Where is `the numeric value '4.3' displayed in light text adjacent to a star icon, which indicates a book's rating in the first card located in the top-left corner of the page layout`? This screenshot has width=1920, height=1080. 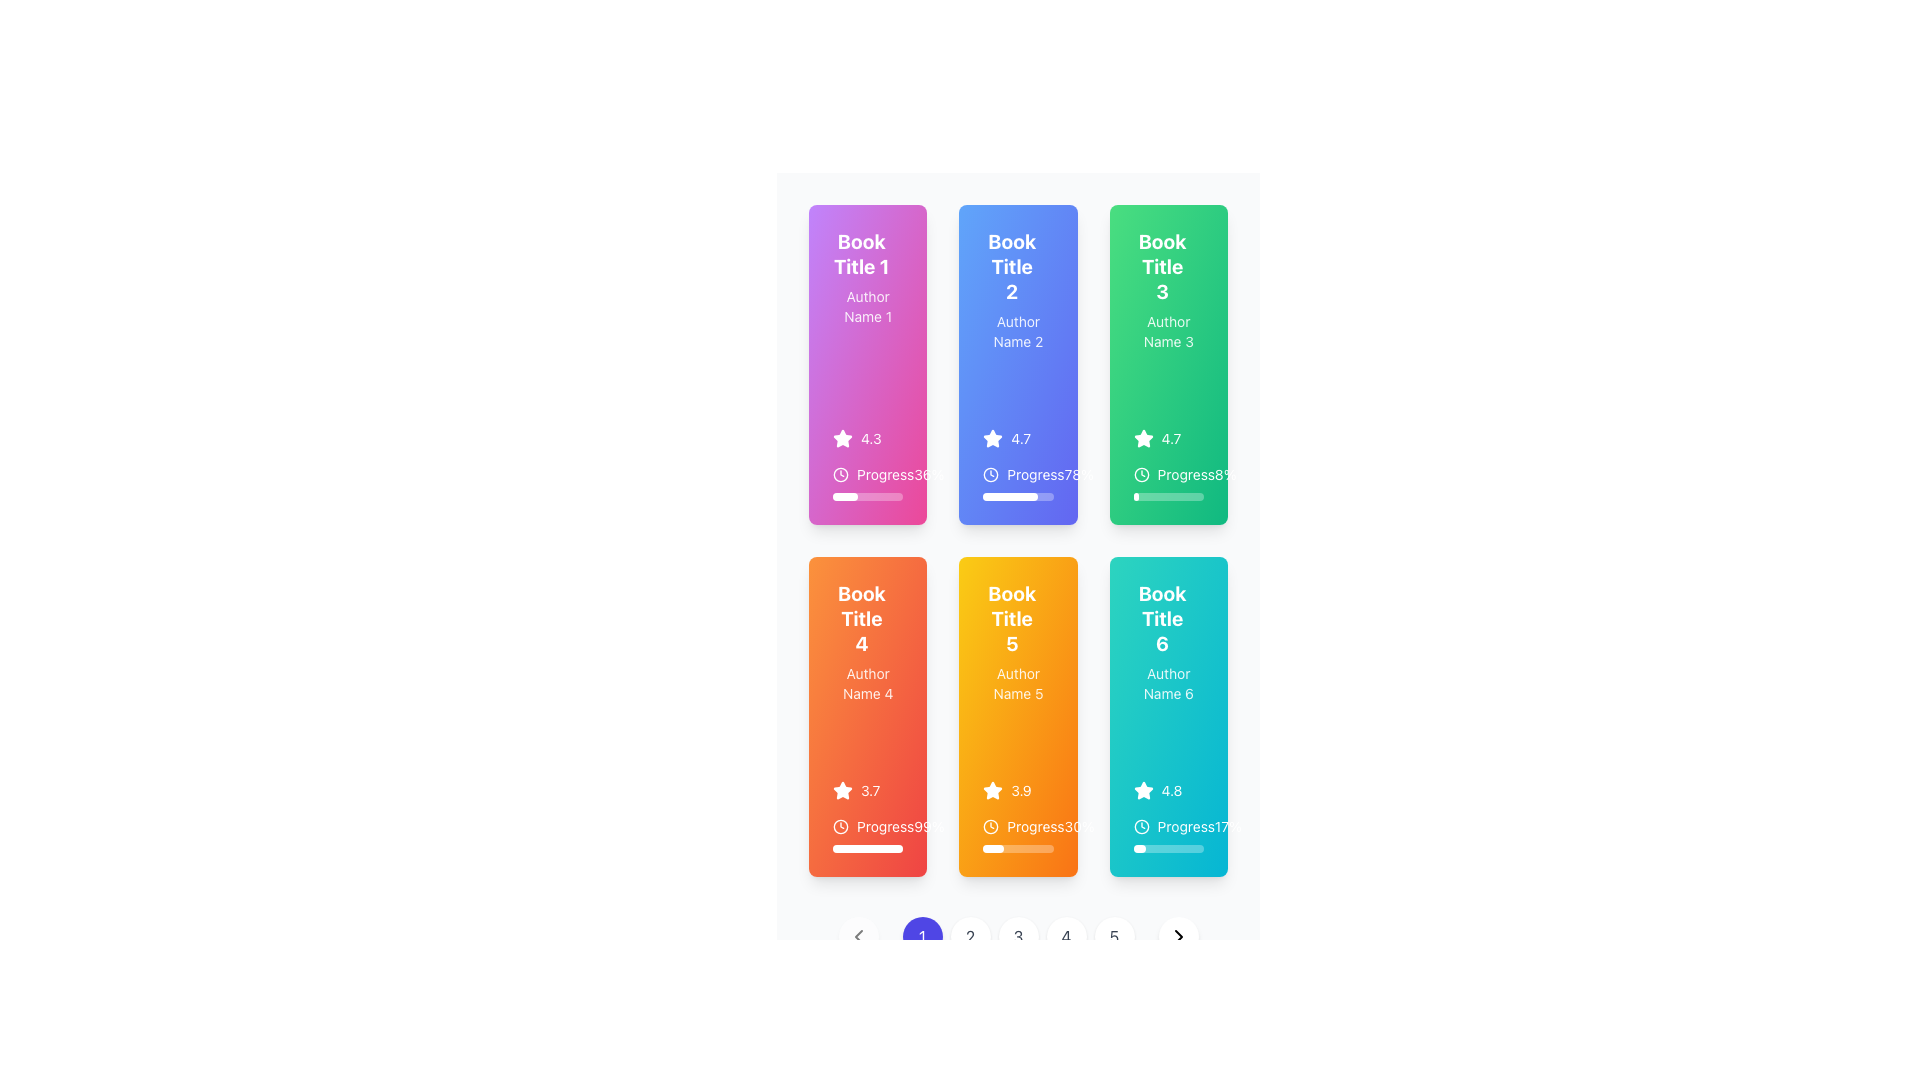 the numeric value '4.3' displayed in light text adjacent to a star icon, which indicates a book's rating in the first card located in the top-left corner of the page layout is located at coordinates (871, 438).